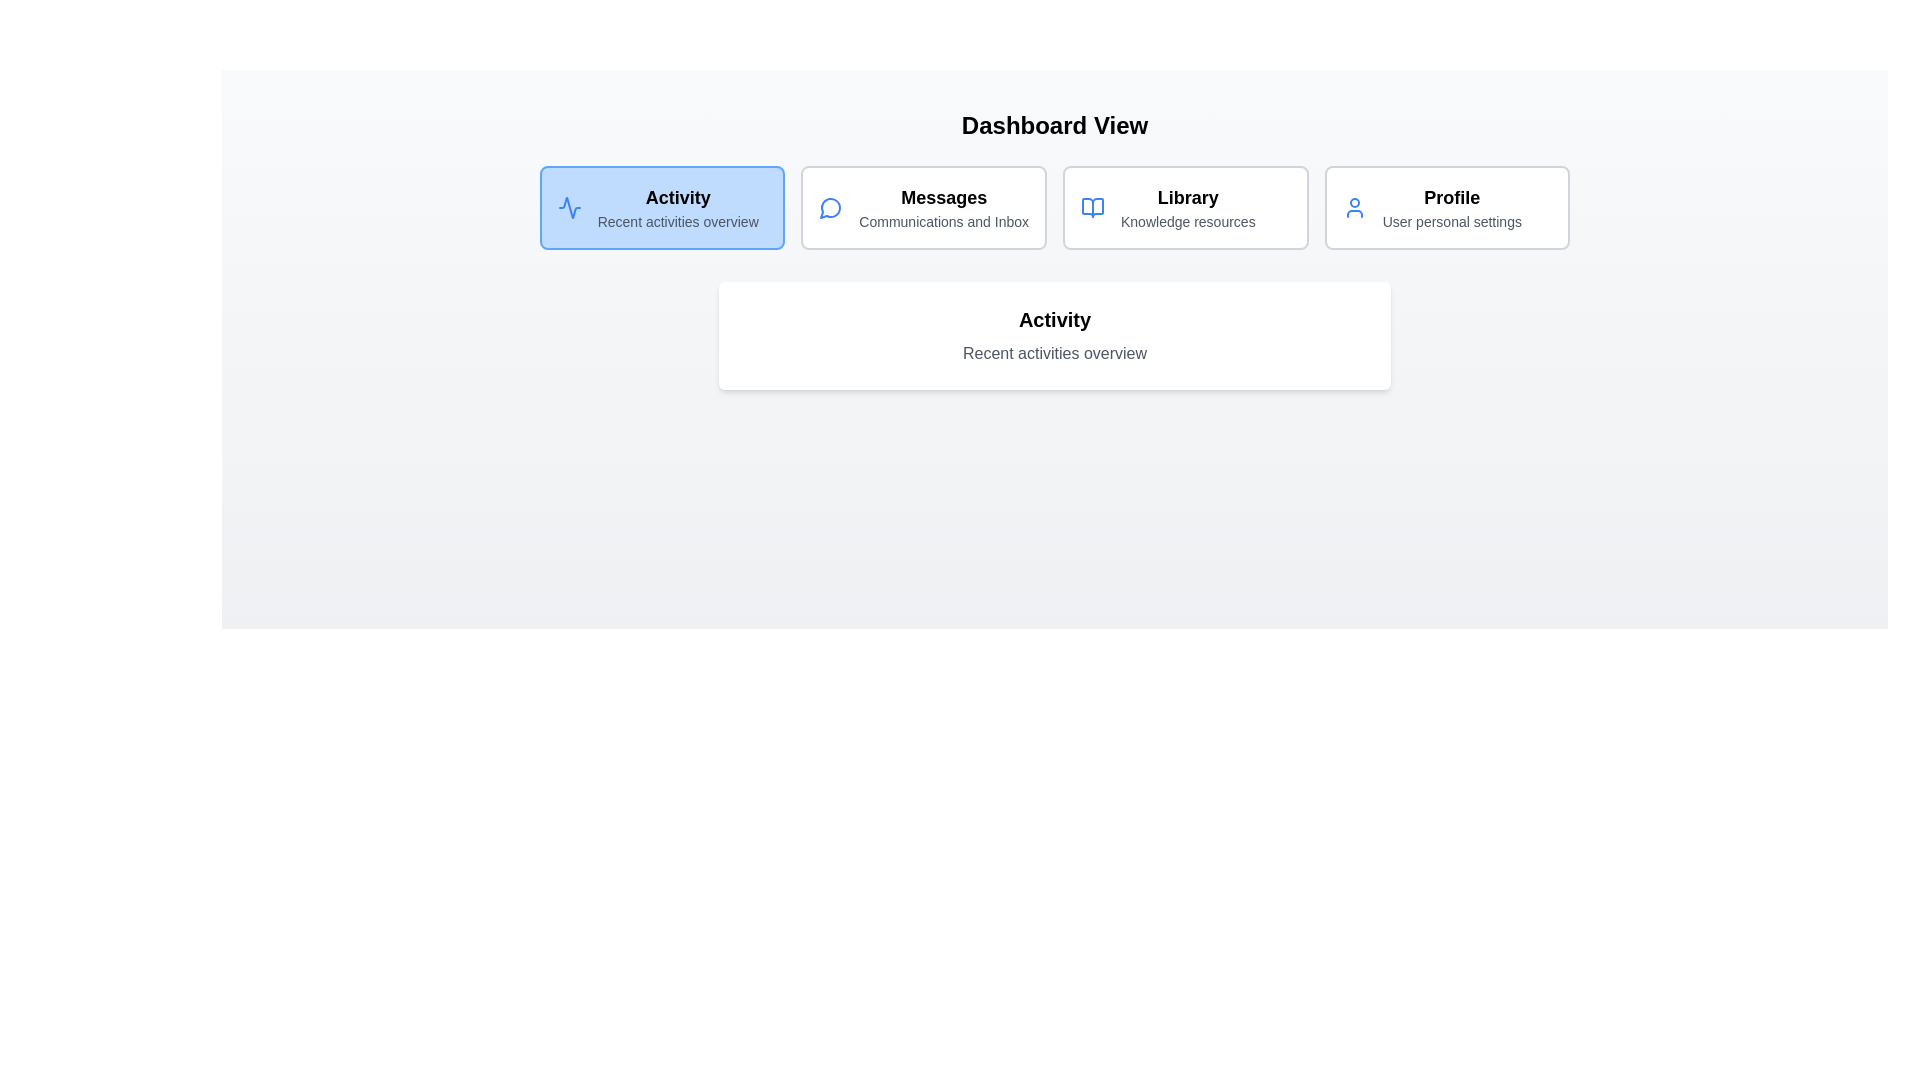  What do you see at coordinates (1354, 208) in the screenshot?
I see `the icon representing the section Profile` at bounding box center [1354, 208].